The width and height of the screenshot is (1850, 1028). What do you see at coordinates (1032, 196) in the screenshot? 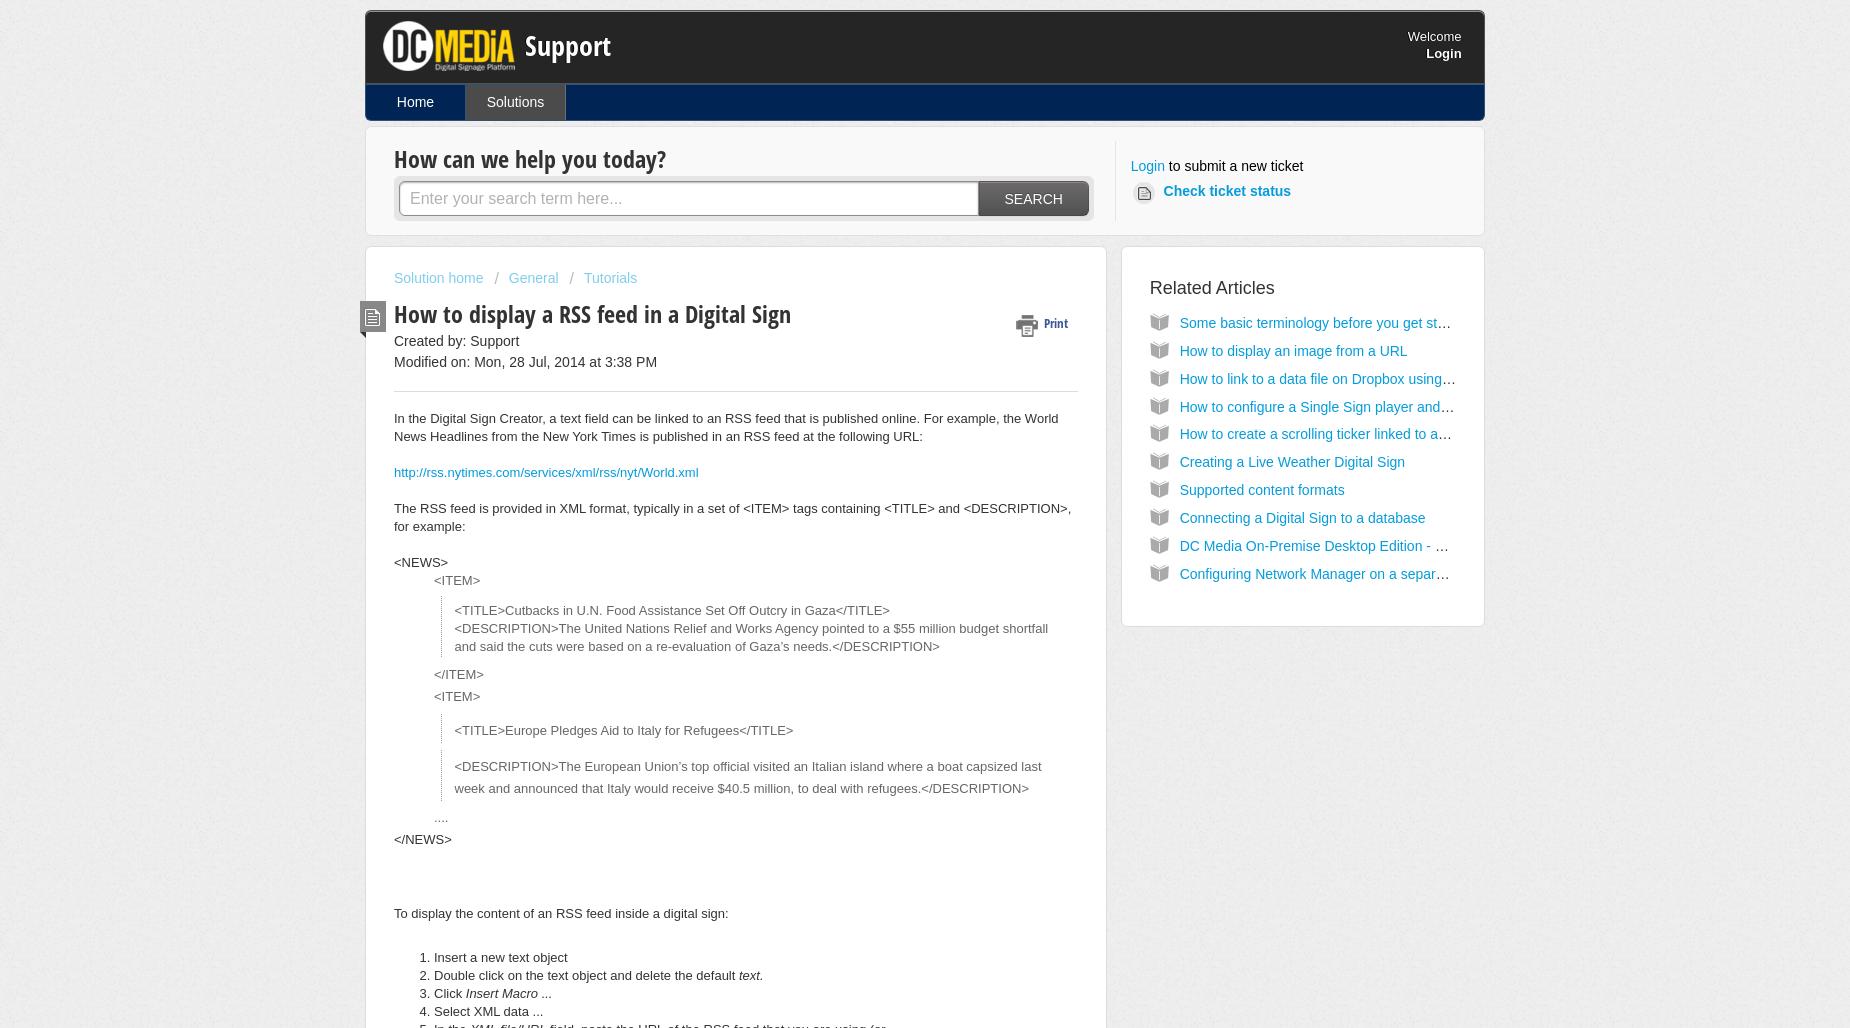
I see `'Search'` at bounding box center [1032, 196].